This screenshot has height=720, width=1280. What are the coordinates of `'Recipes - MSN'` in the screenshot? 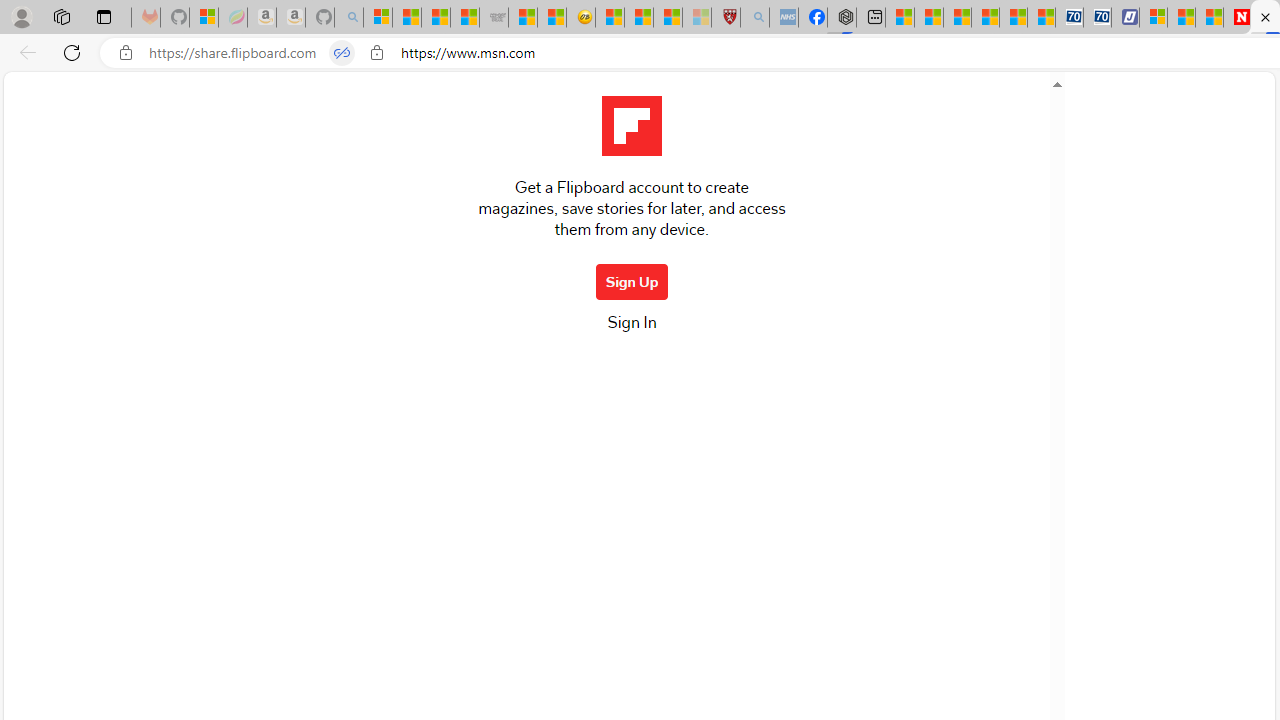 It's located at (609, 17).